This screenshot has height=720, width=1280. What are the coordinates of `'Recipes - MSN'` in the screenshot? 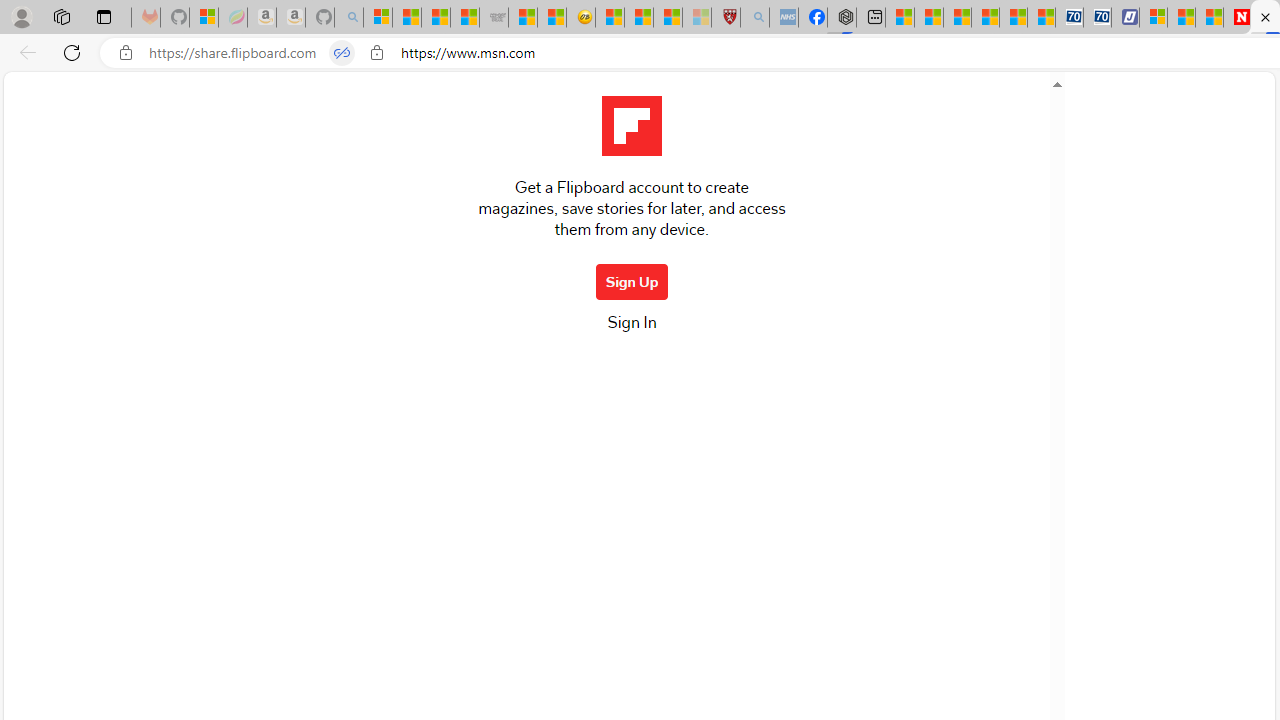 It's located at (609, 17).